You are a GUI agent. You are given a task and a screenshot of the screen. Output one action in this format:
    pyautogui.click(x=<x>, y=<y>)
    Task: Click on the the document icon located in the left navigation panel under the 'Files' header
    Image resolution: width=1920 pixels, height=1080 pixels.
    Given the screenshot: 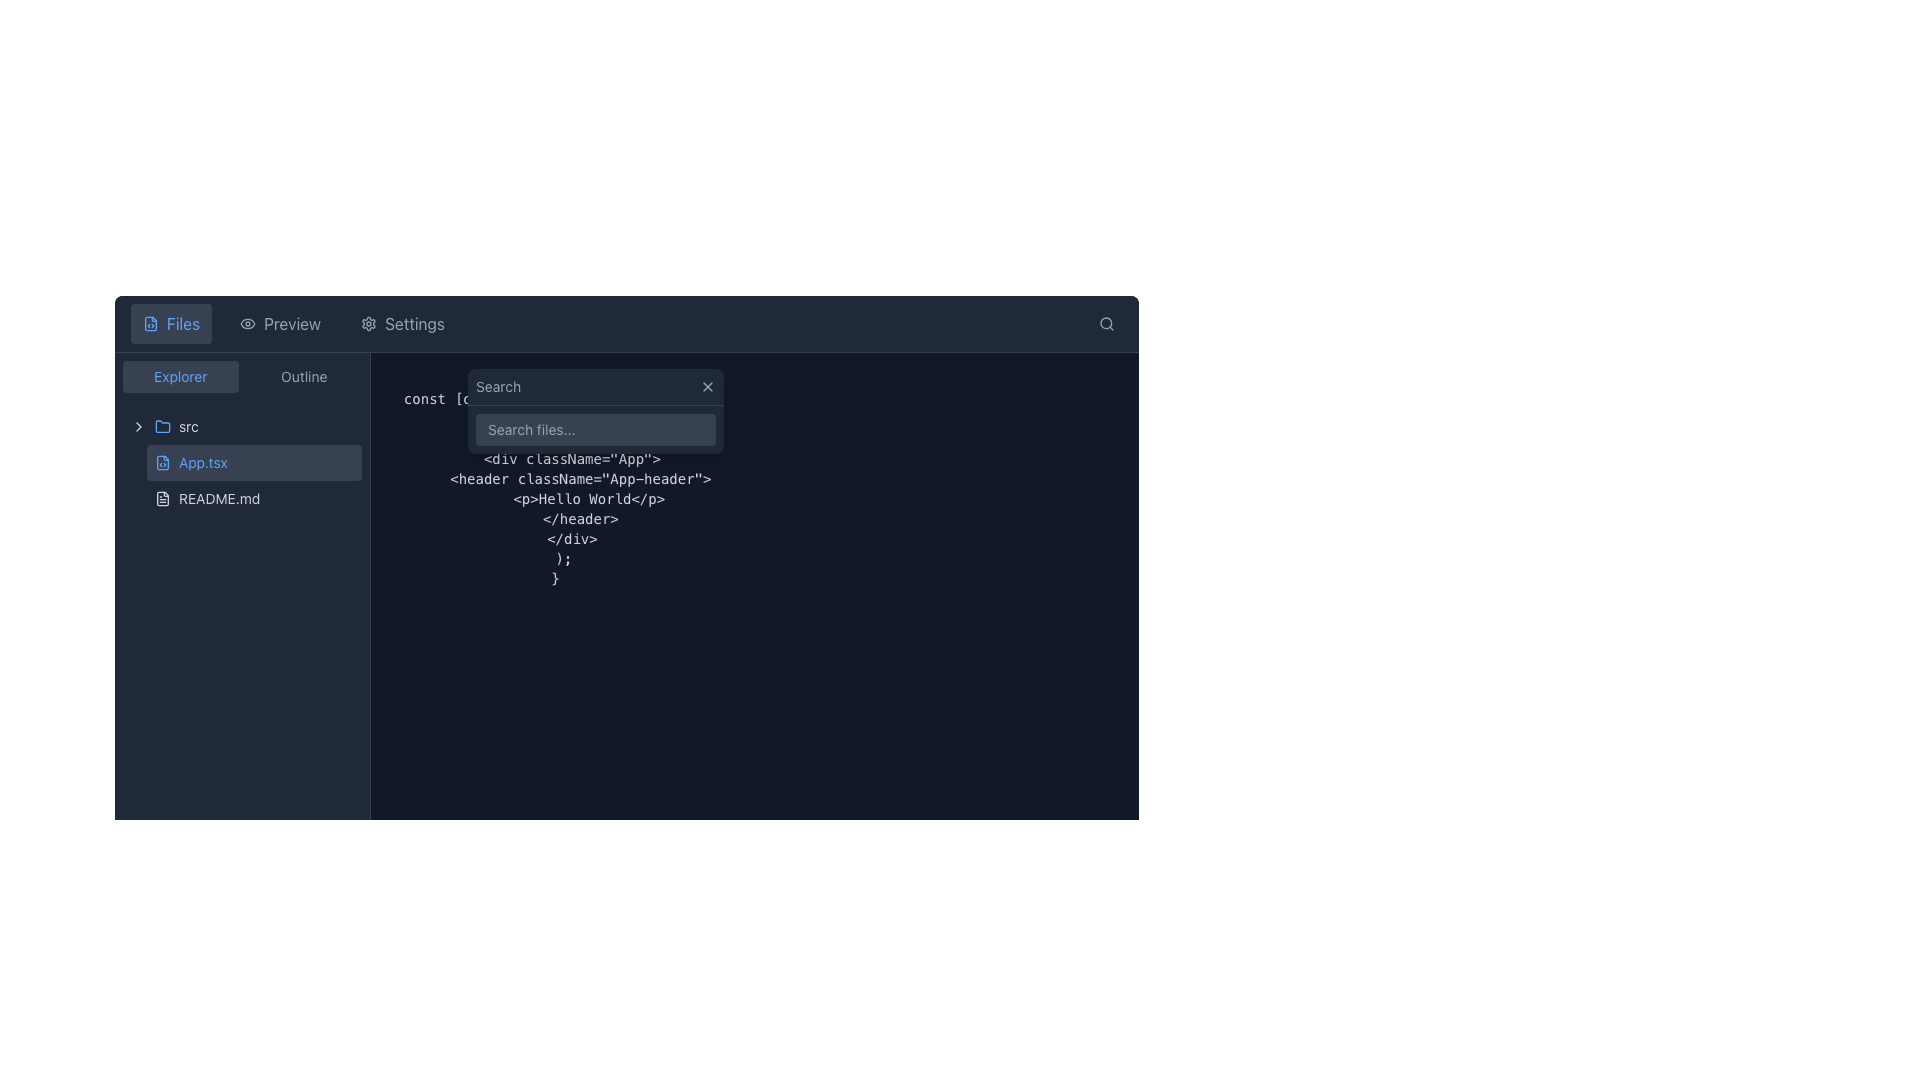 What is the action you would take?
    pyautogui.click(x=149, y=323)
    